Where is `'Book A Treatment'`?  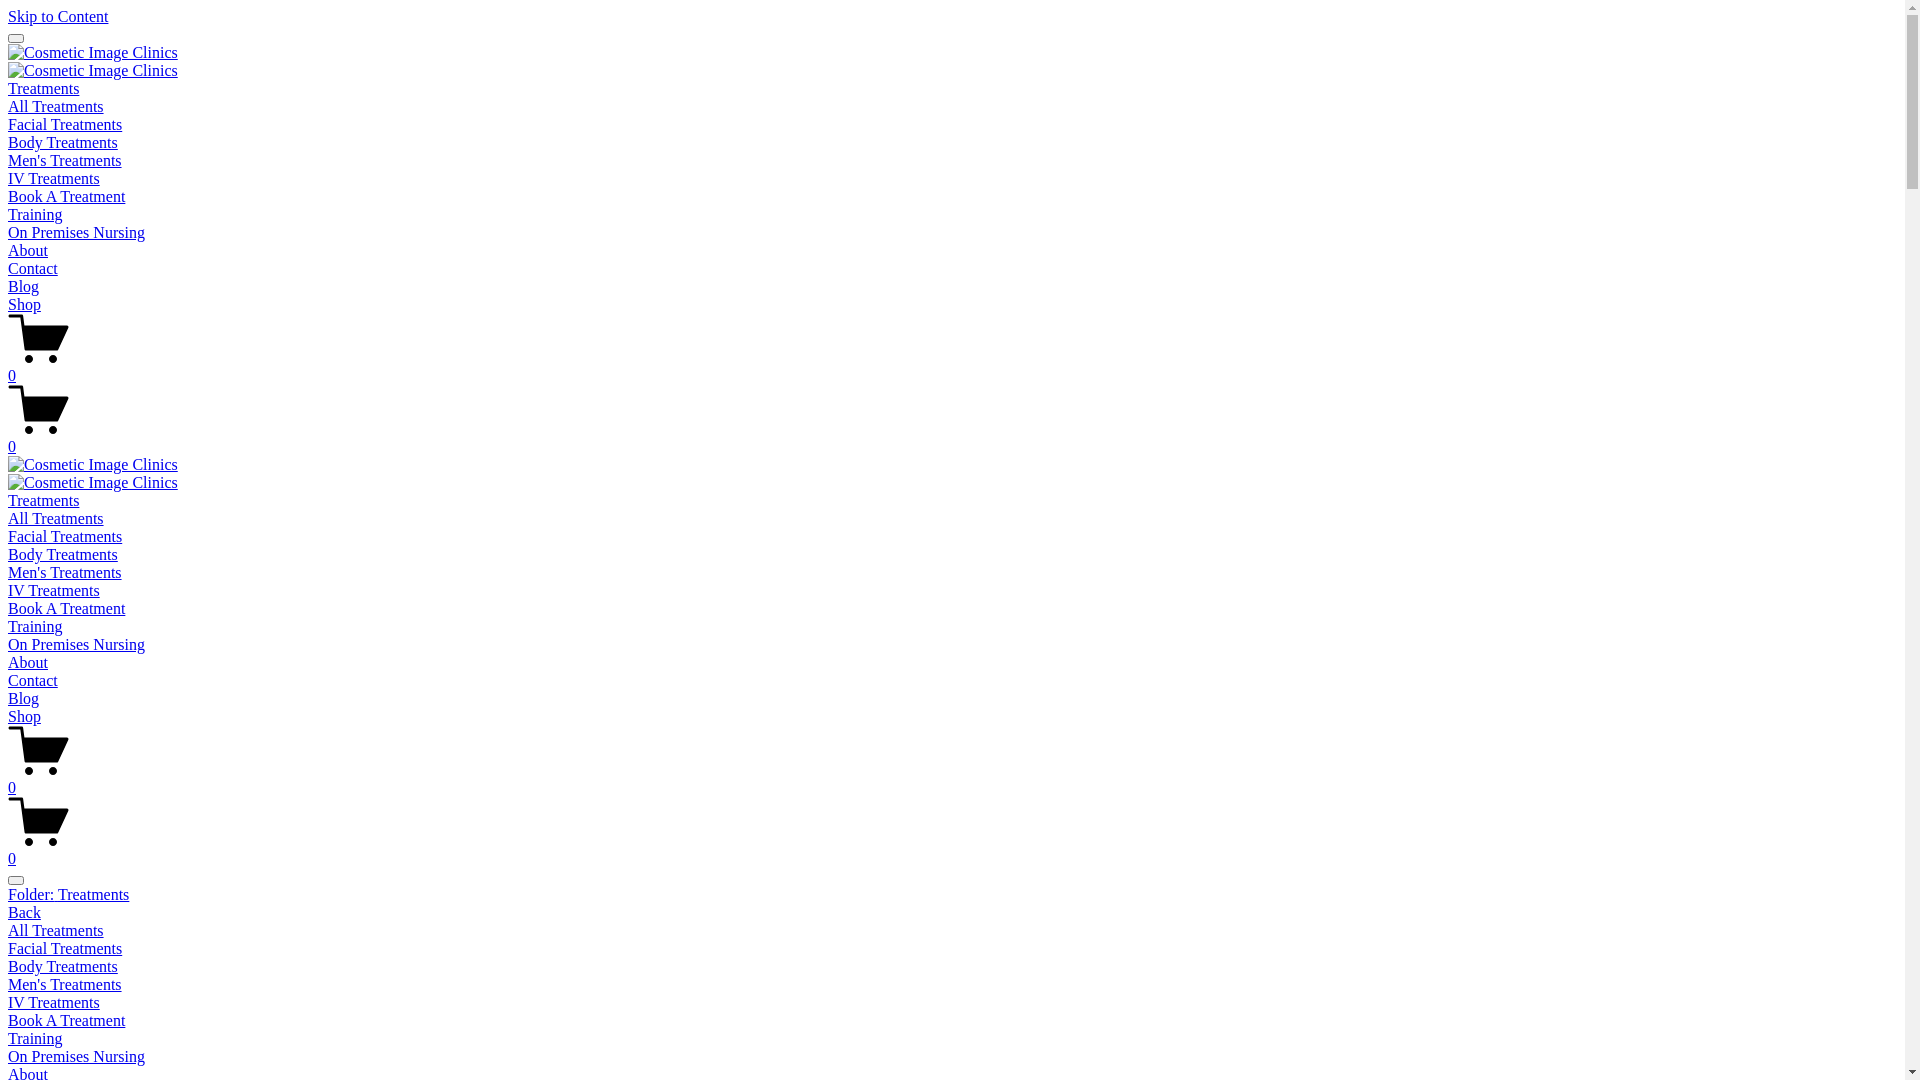
'Book A Treatment' is located at coordinates (66, 196).